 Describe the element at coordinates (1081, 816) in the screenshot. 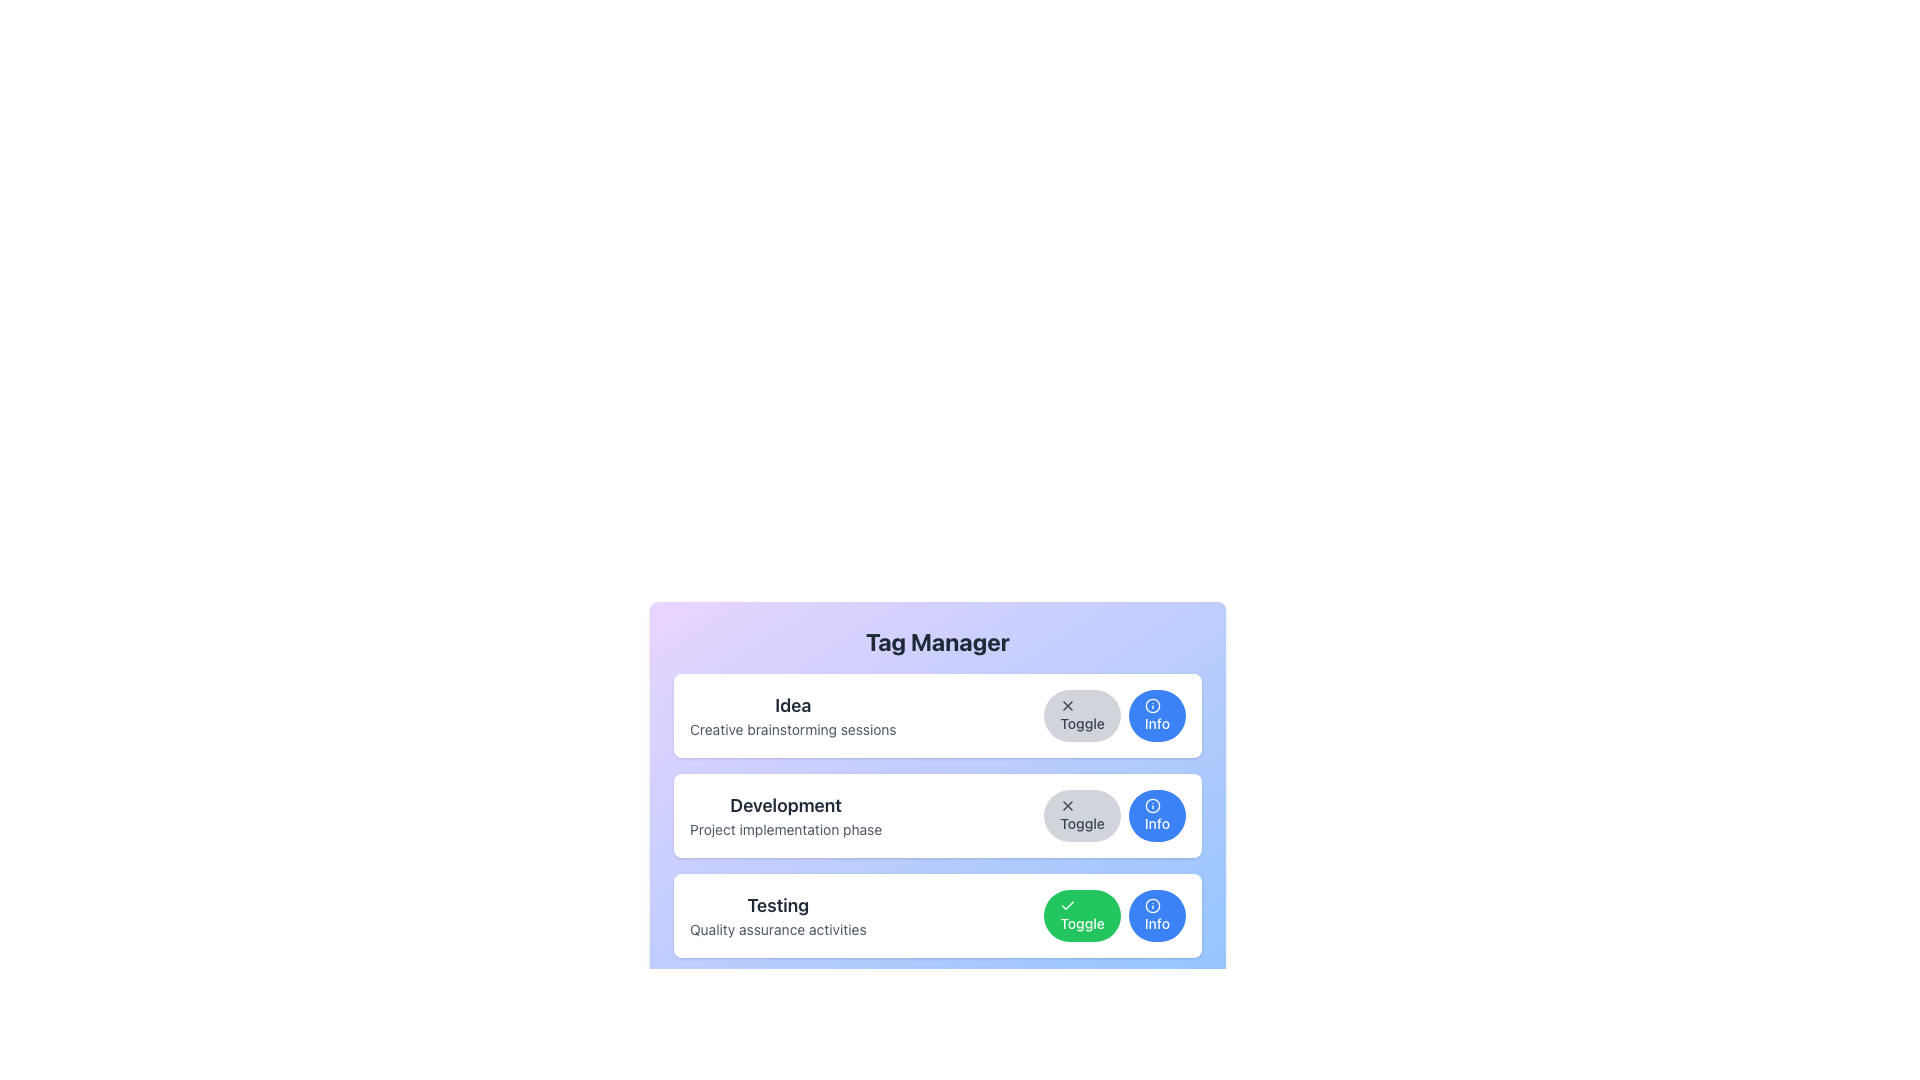

I see `the first button in the 'Toggle Info' group located in the middle row of the 'Tag Manager' card to observe the hover effects` at that location.